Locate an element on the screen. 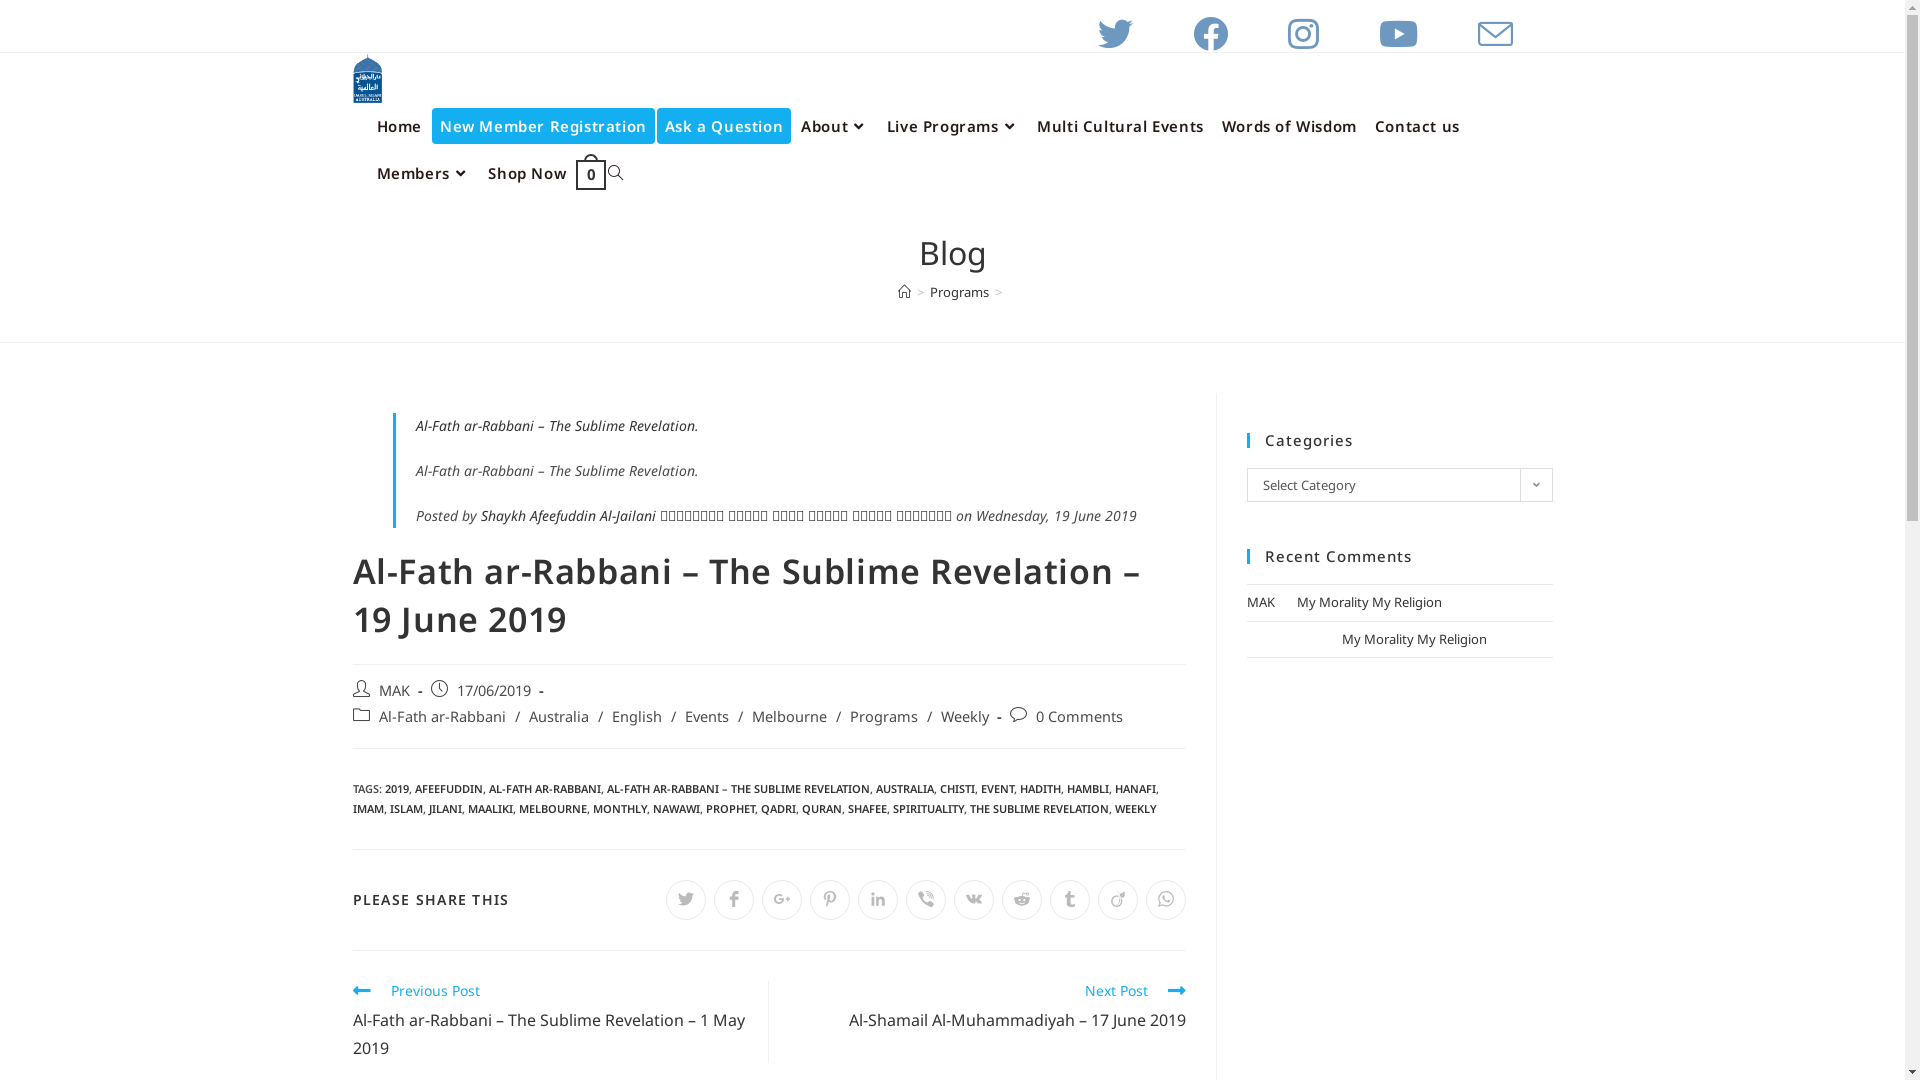  'QURAN' is located at coordinates (821, 807).